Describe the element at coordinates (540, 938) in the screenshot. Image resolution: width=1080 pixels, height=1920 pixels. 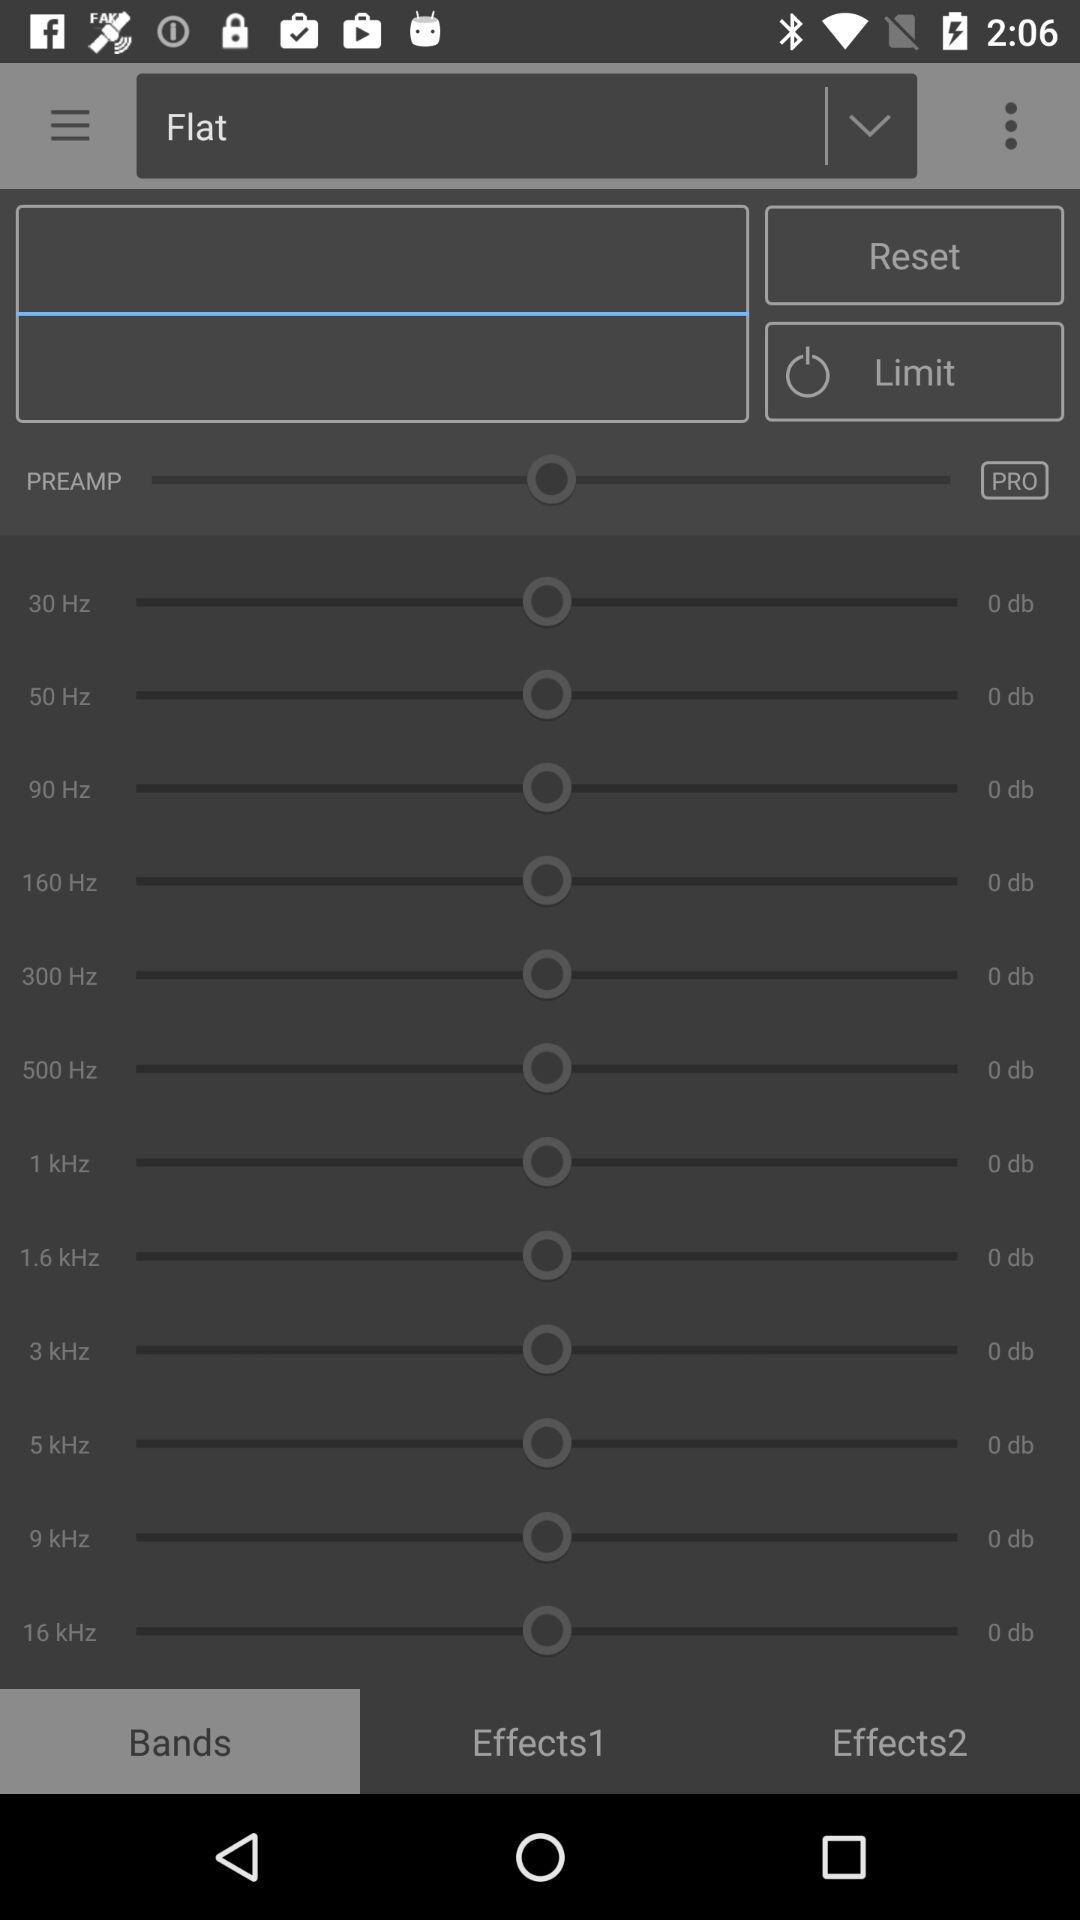
I see `adjust a variety of sound settings` at that location.